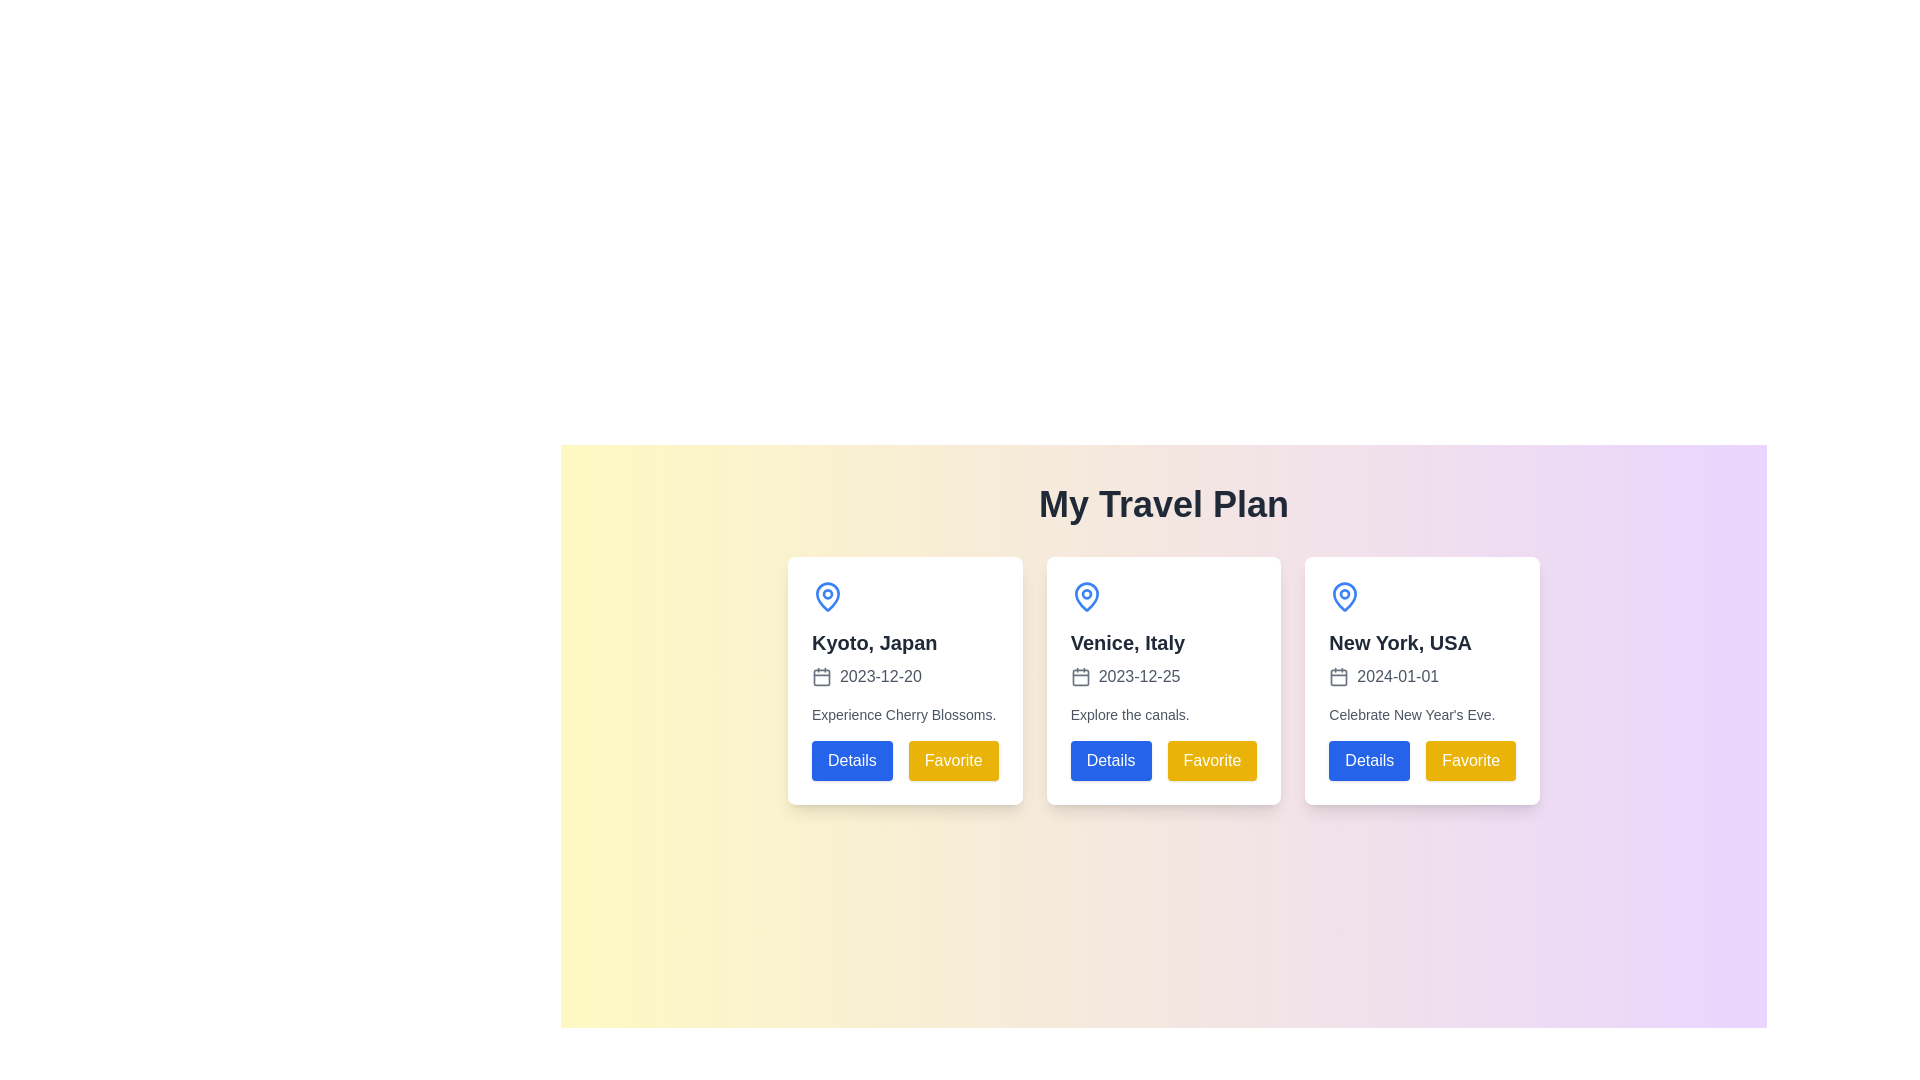 Image resolution: width=1920 pixels, height=1080 pixels. What do you see at coordinates (903, 713) in the screenshot?
I see `the descriptive text element that provides information about the event 'Experience Cherry Blossoms' located in the 'Kyoto, Japan' card, positioned below the date text '2023-12-20'` at bounding box center [903, 713].